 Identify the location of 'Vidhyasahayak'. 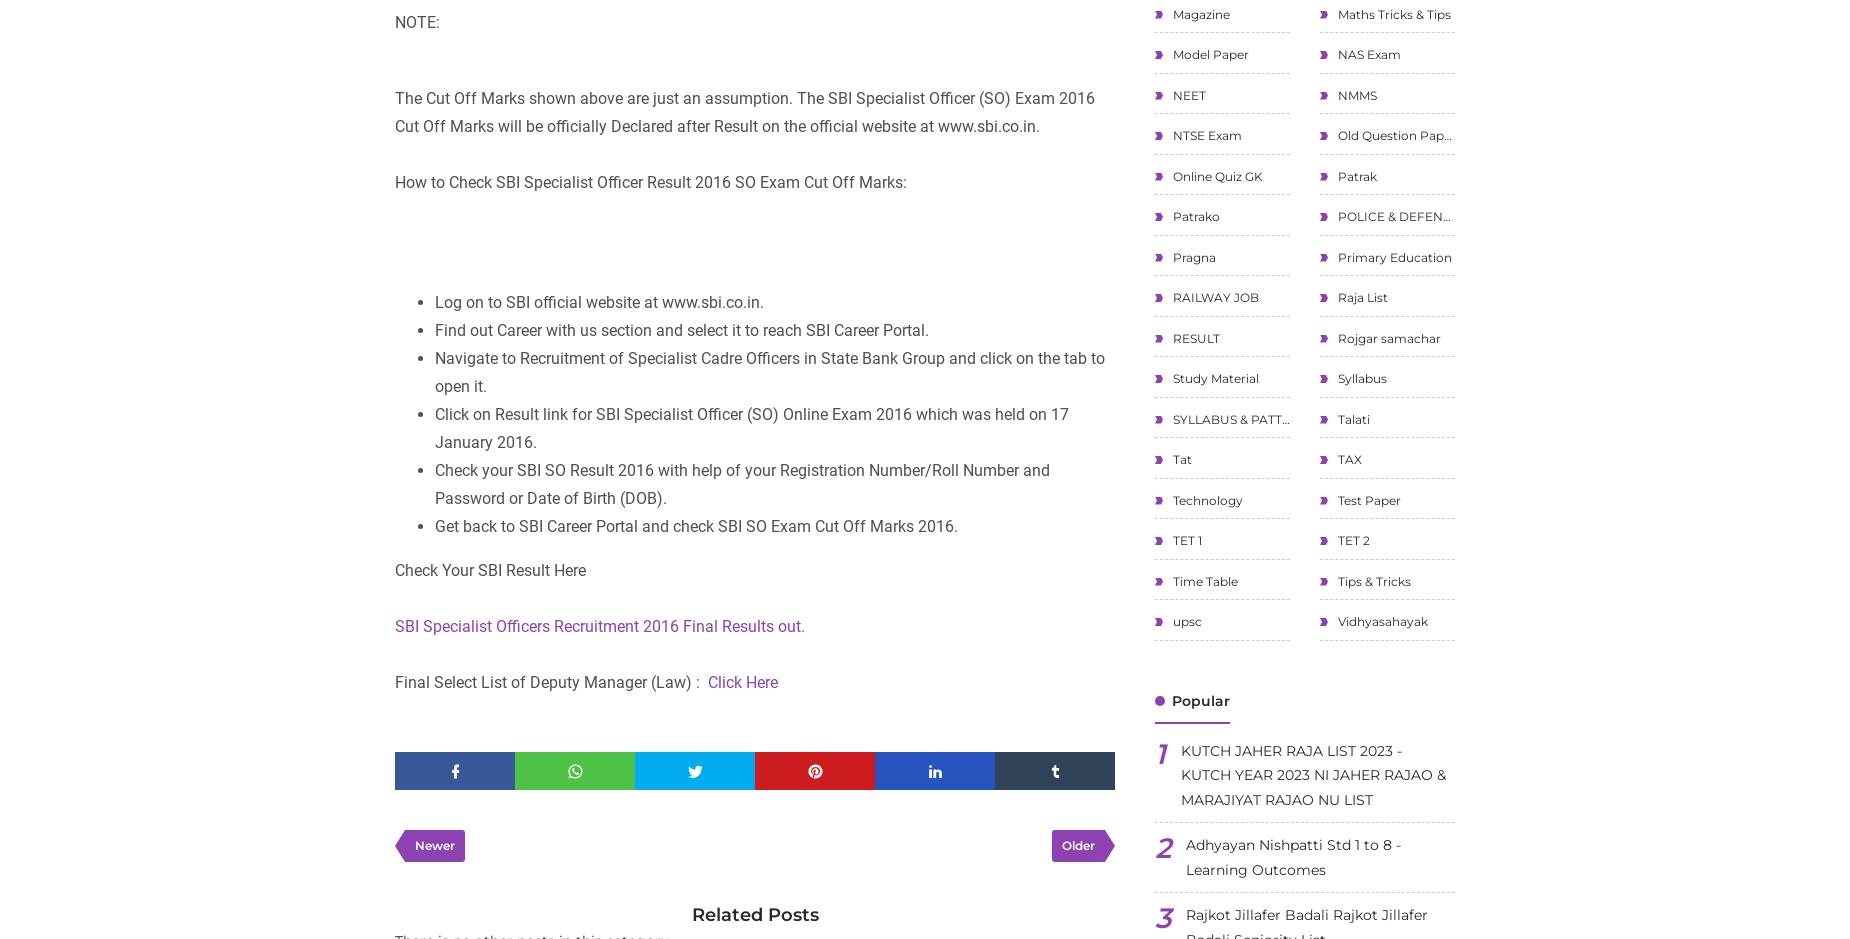
(1380, 620).